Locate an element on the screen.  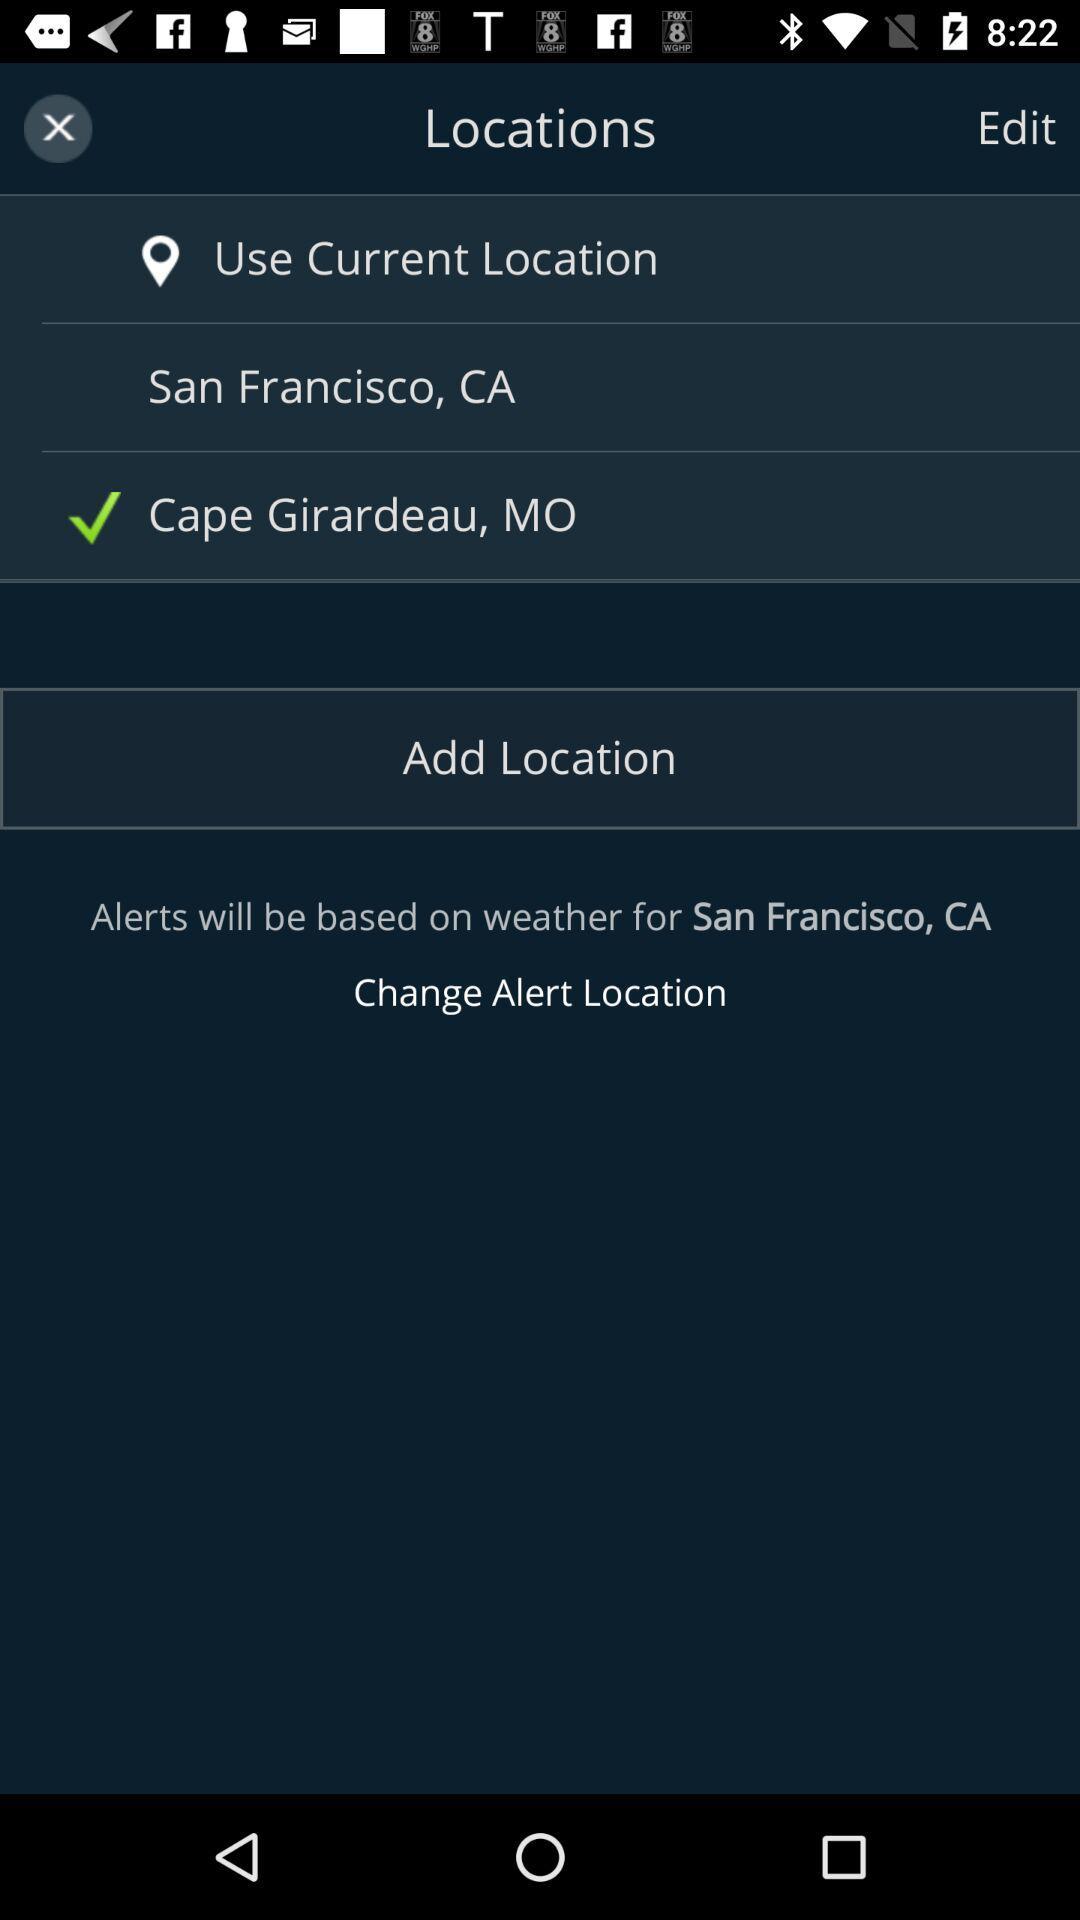
the tick icon is located at coordinates (94, 518).